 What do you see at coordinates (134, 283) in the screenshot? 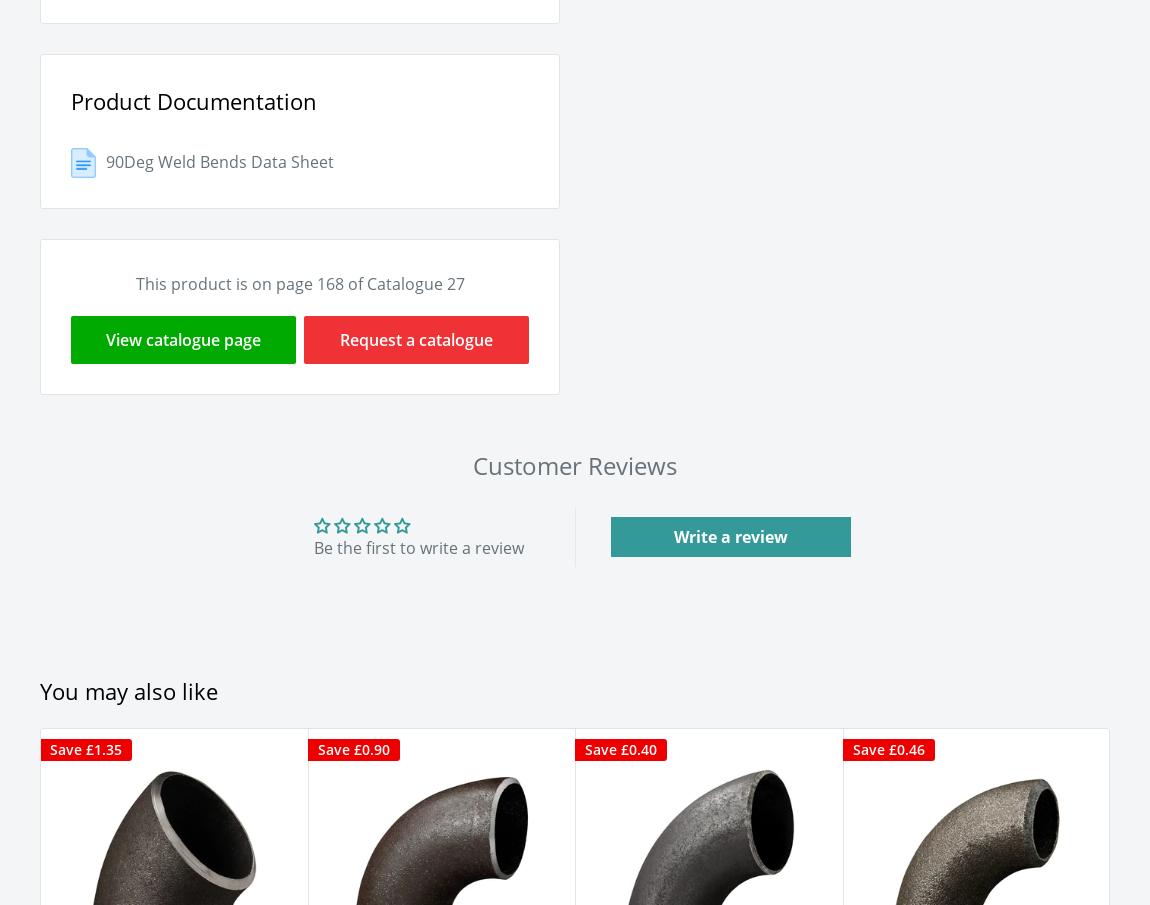
I see `'This product is on page
                                  168
                                  of Catalogue
                                  27'` at bounding box center [134, 283].